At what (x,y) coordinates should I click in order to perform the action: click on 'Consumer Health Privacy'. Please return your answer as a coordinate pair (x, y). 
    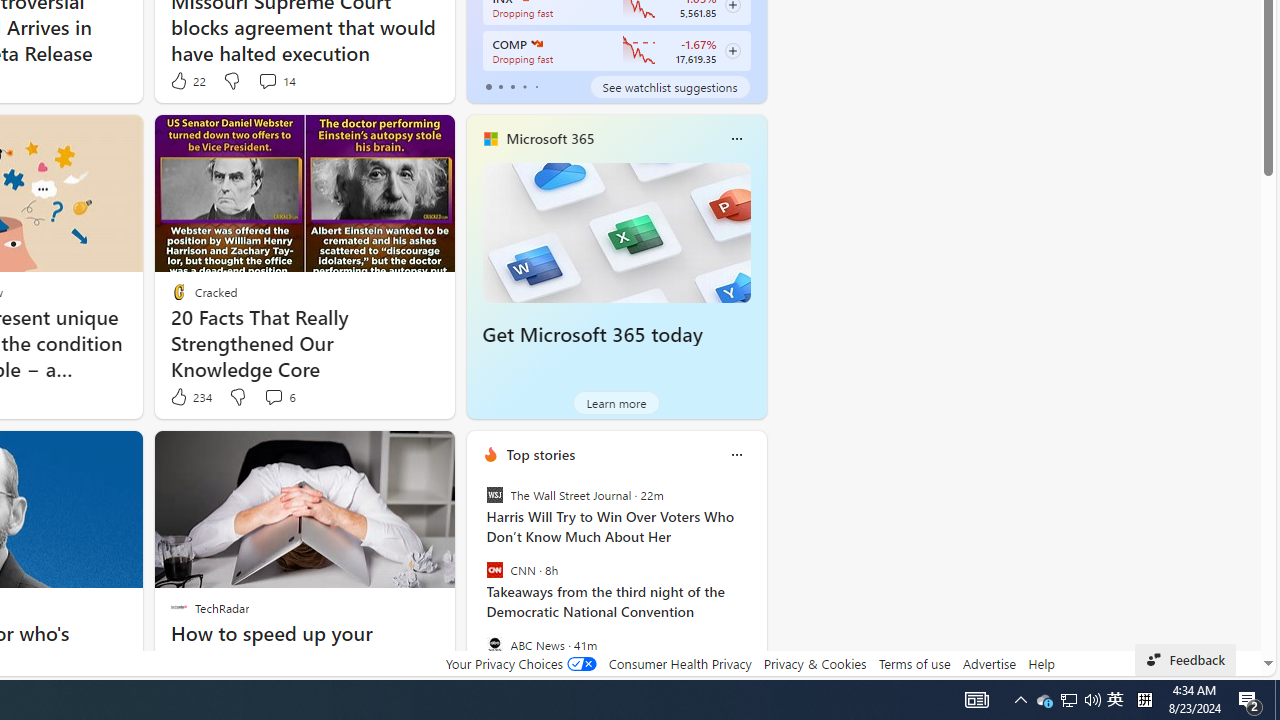
    Looking at the image, I should click on (680, 663).